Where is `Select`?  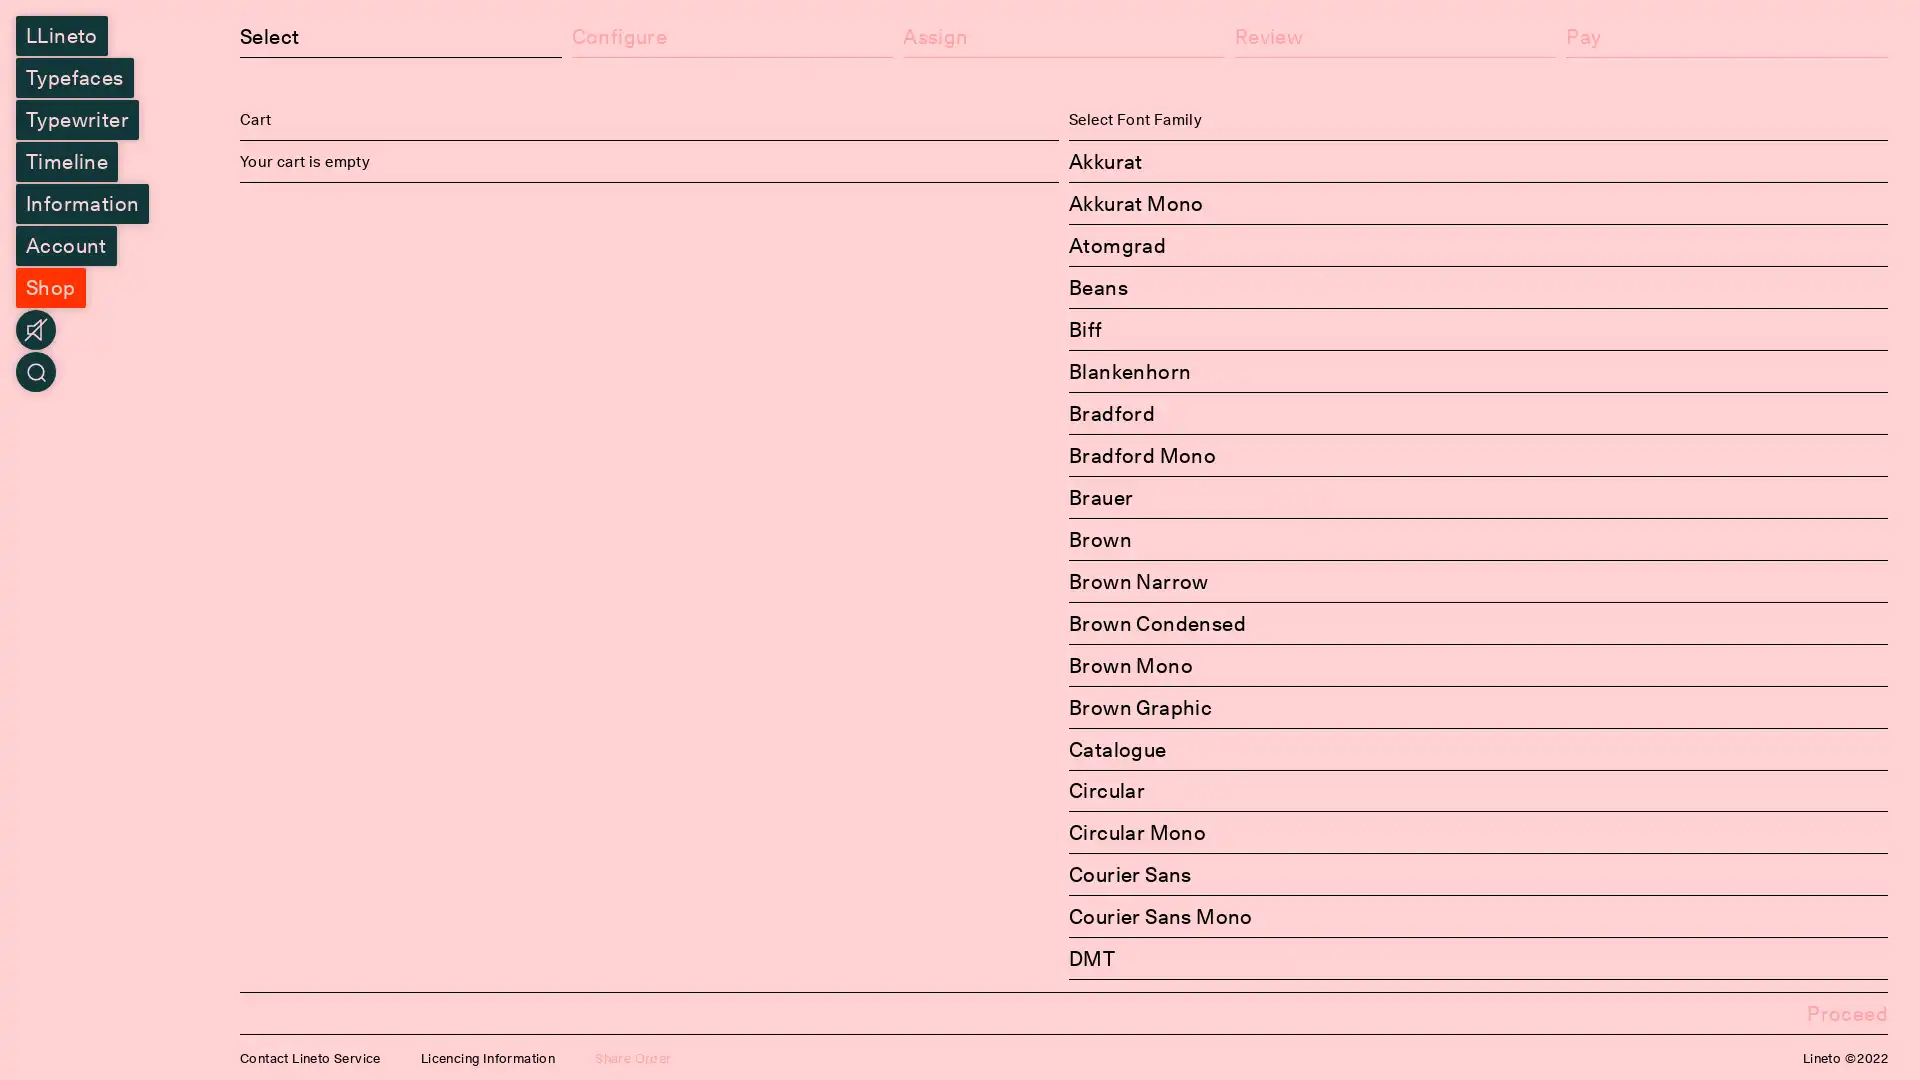
Select is located at coordinates (400, 37).